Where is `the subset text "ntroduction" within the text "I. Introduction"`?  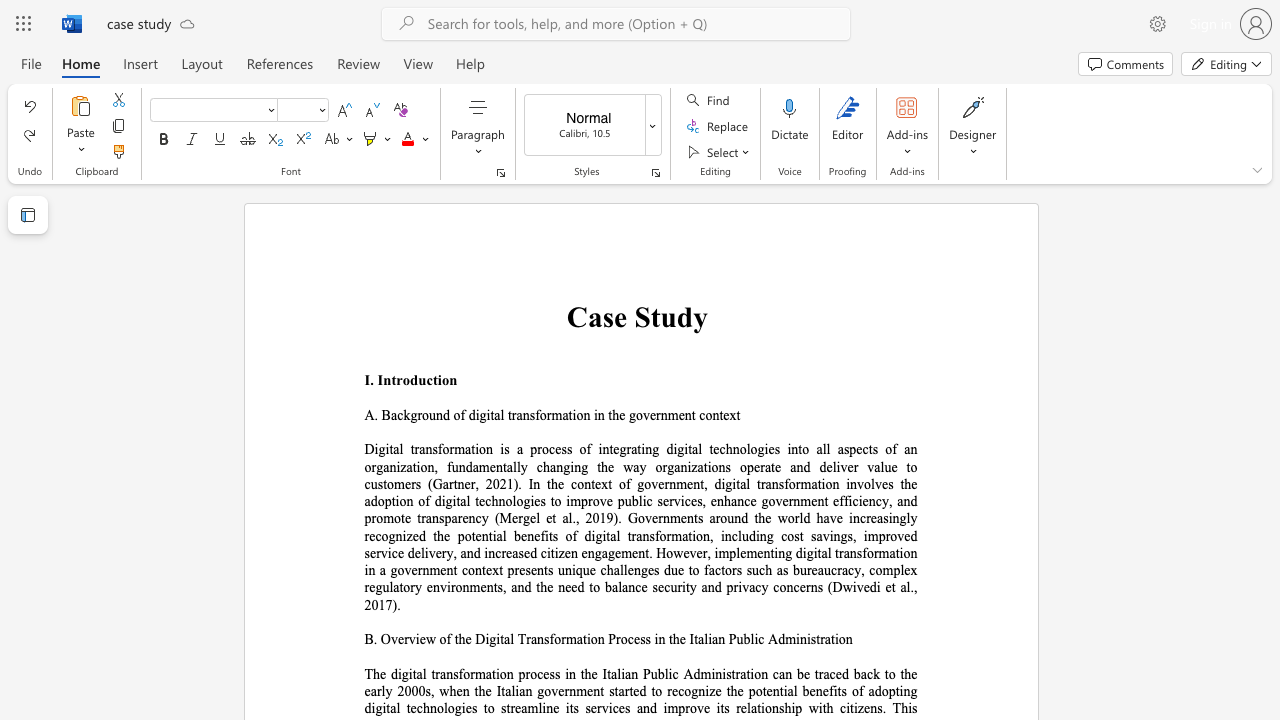
the subset text "ntroduction" within the text "I. Introduction" is located at coordinates (383, 380).